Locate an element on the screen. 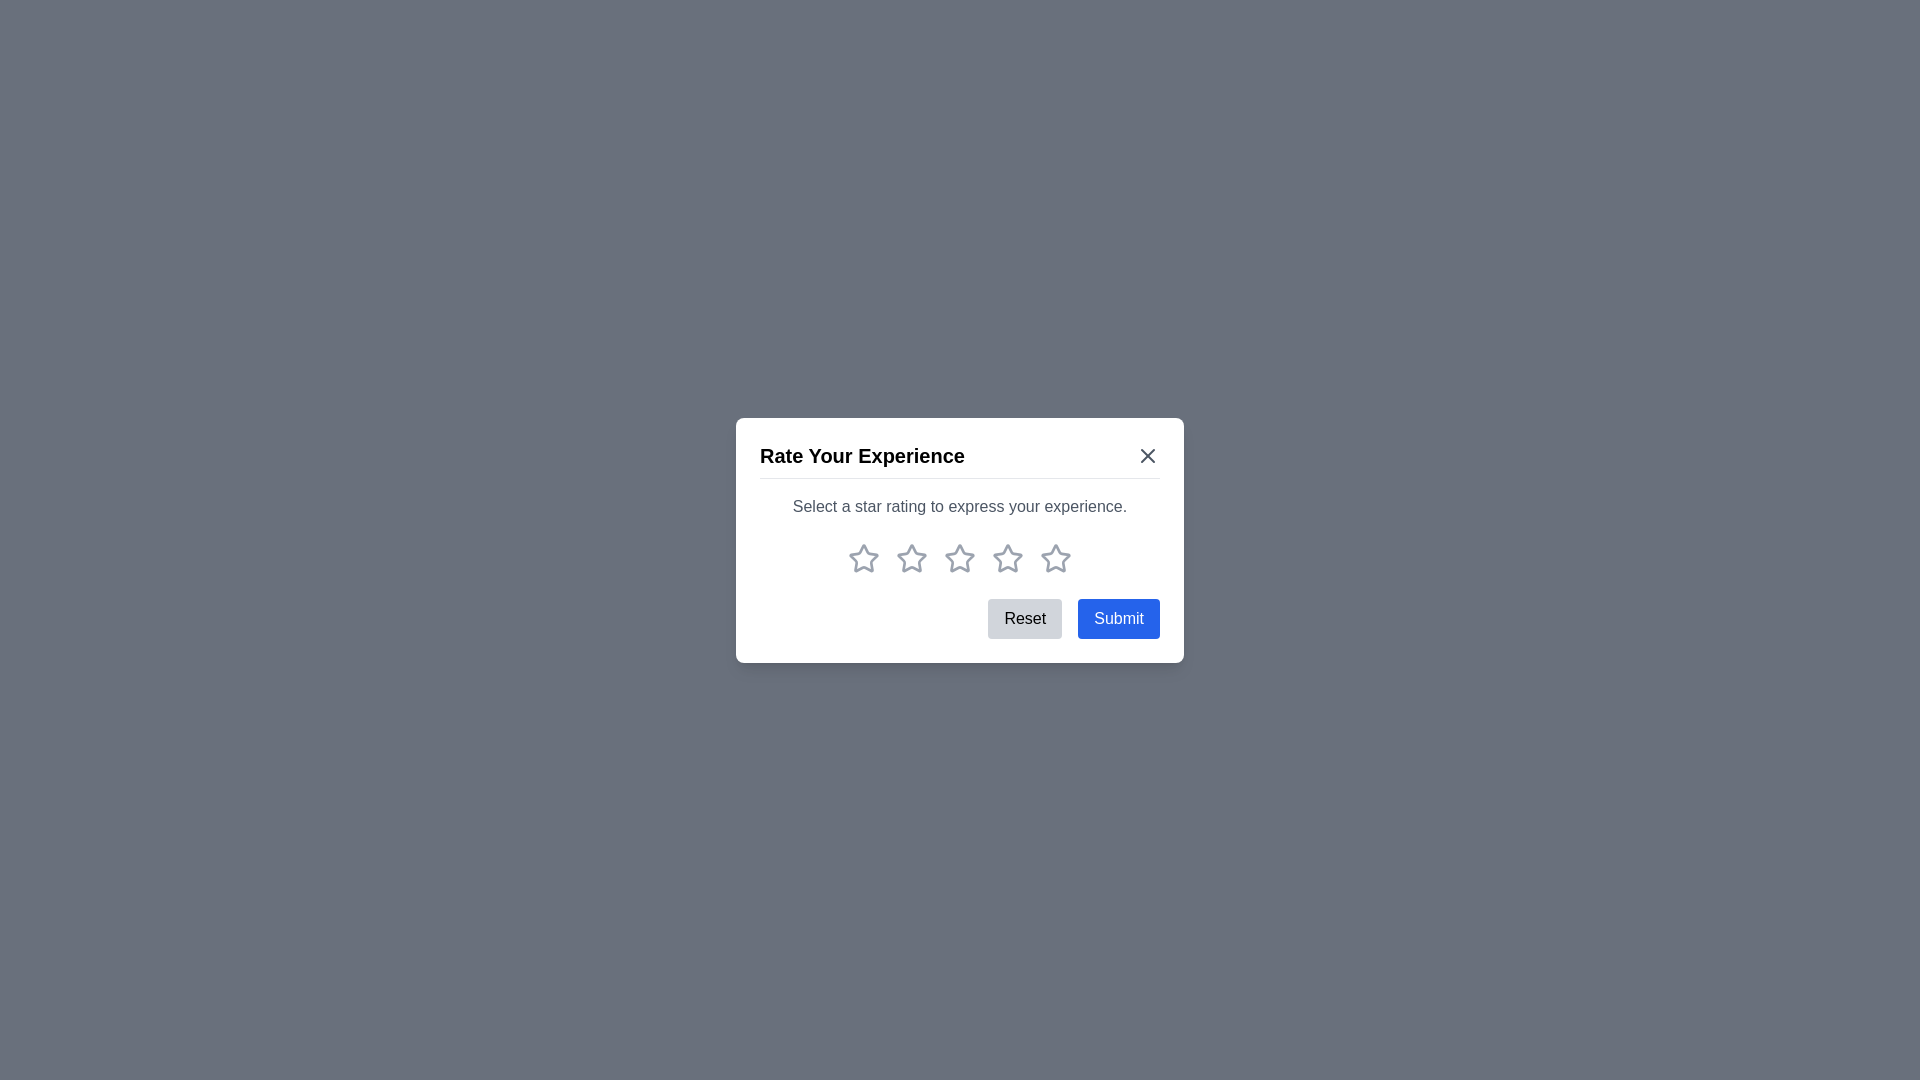 Image resolution: width=1920 pixels, height=1080 pixels. the rating to 4 stars by clicking on the corresponding star is located at coordinates (1008, 558).